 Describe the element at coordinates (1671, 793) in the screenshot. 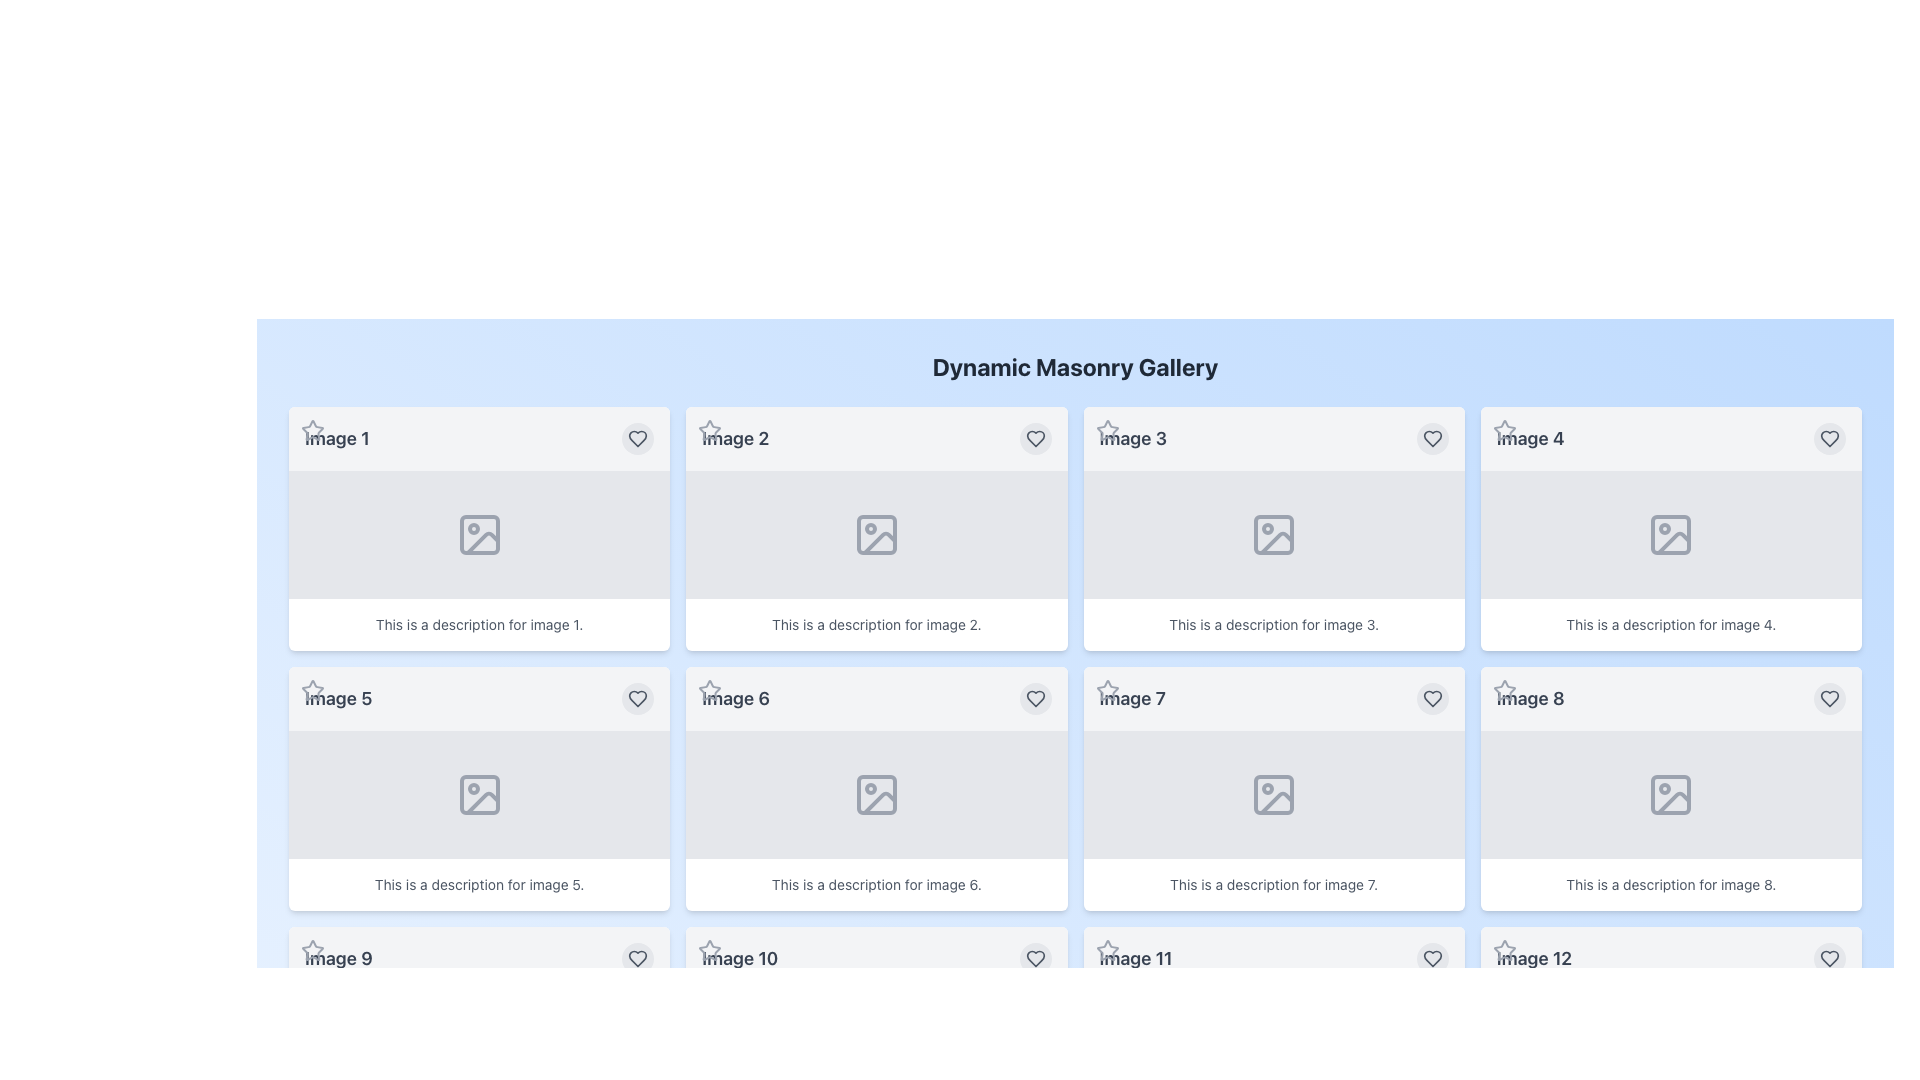

I see `the Image Placeholder located at the center of the card labeled 'Image 8'` at that location.